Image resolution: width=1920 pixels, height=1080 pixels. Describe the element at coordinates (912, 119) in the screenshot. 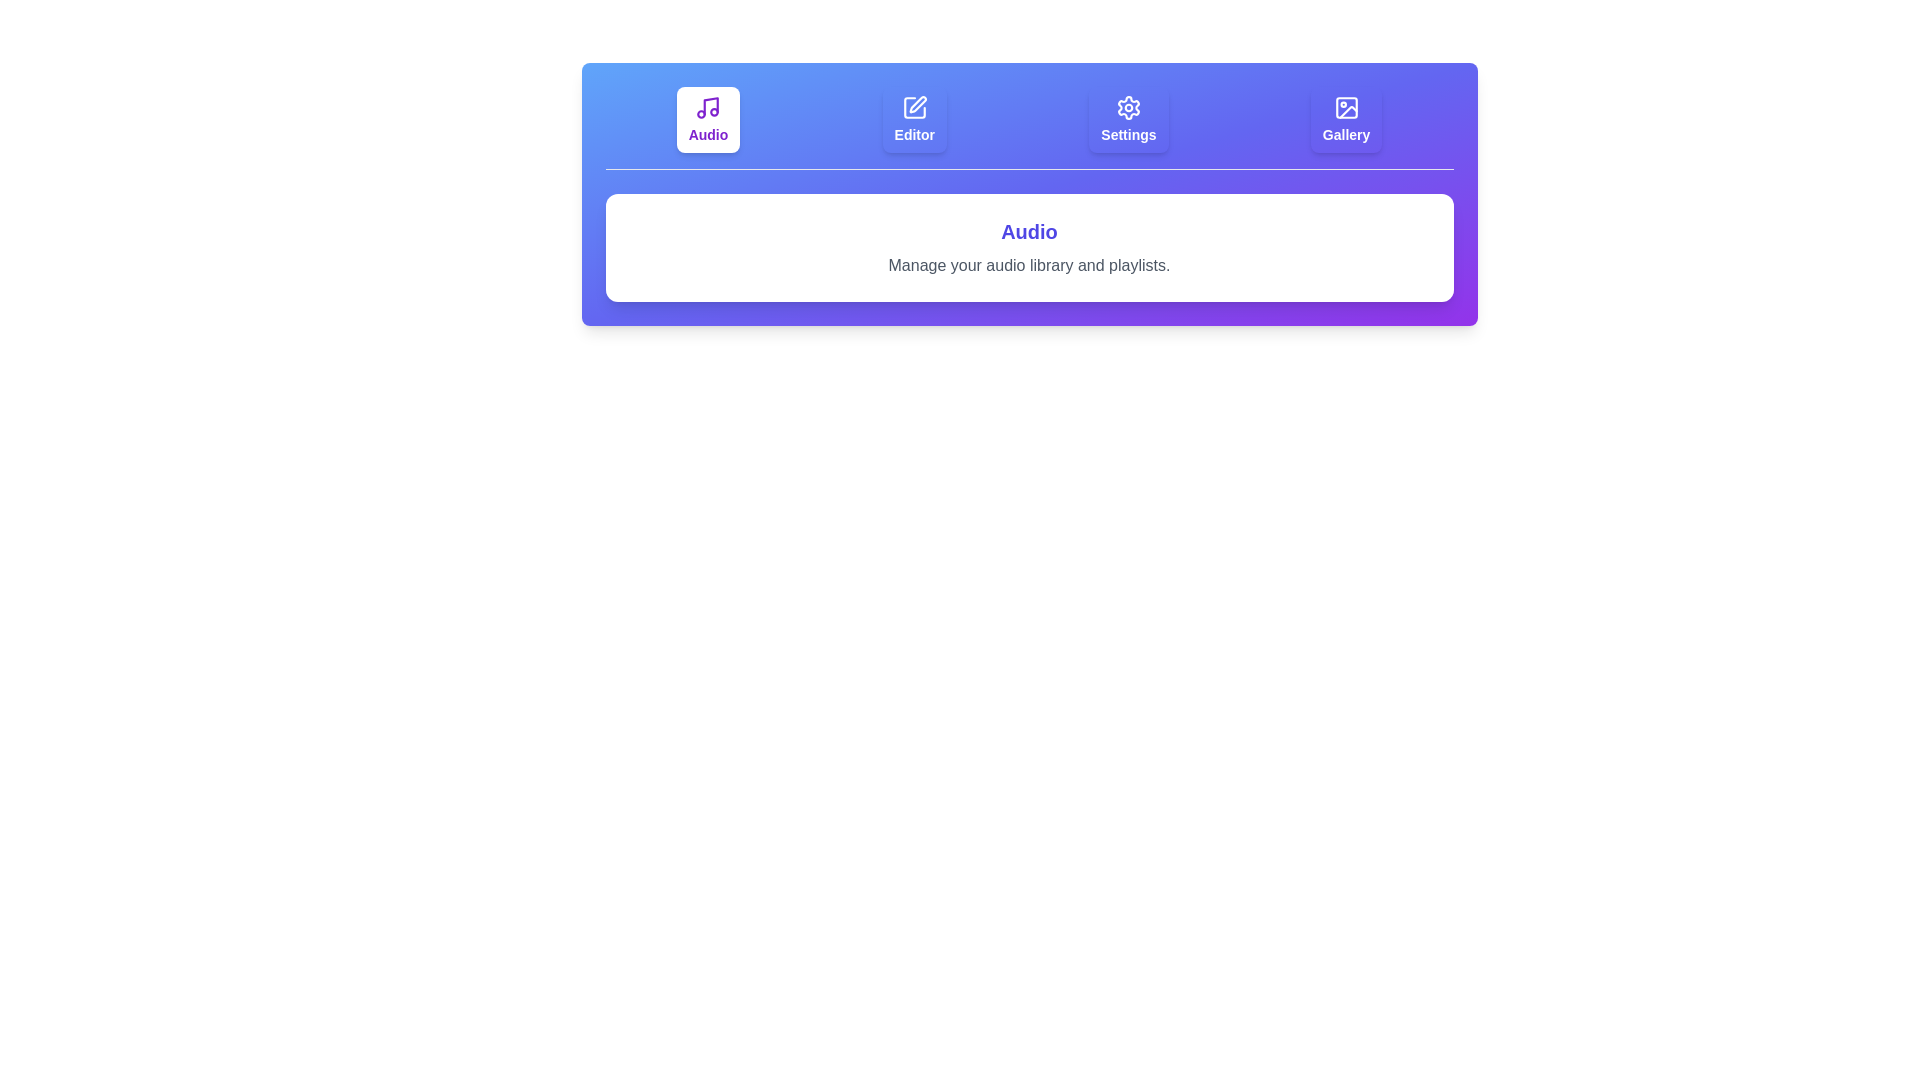

I see `the tab labeled Editor to observe its hover effect` at that location.